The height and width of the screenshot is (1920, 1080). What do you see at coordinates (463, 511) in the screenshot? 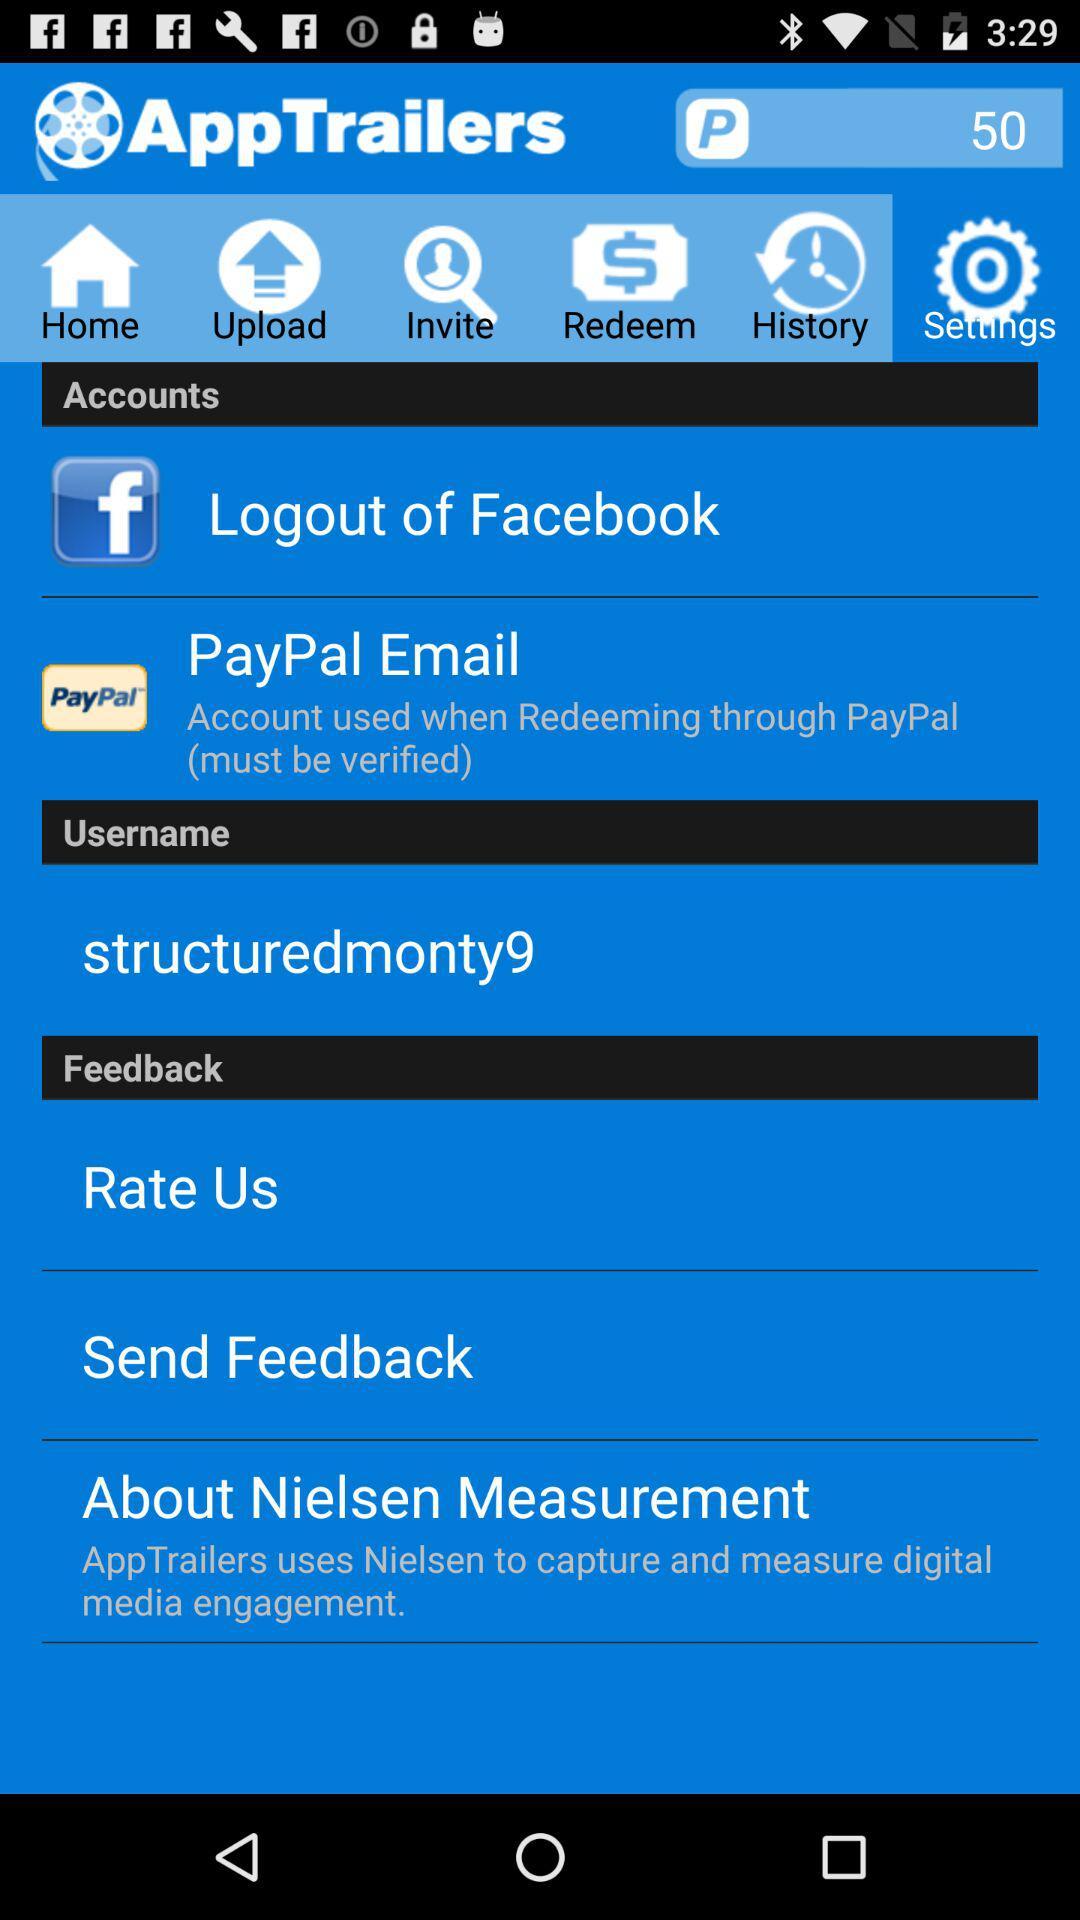
I see `item above paypal email app` at bounding box center [463, 511].